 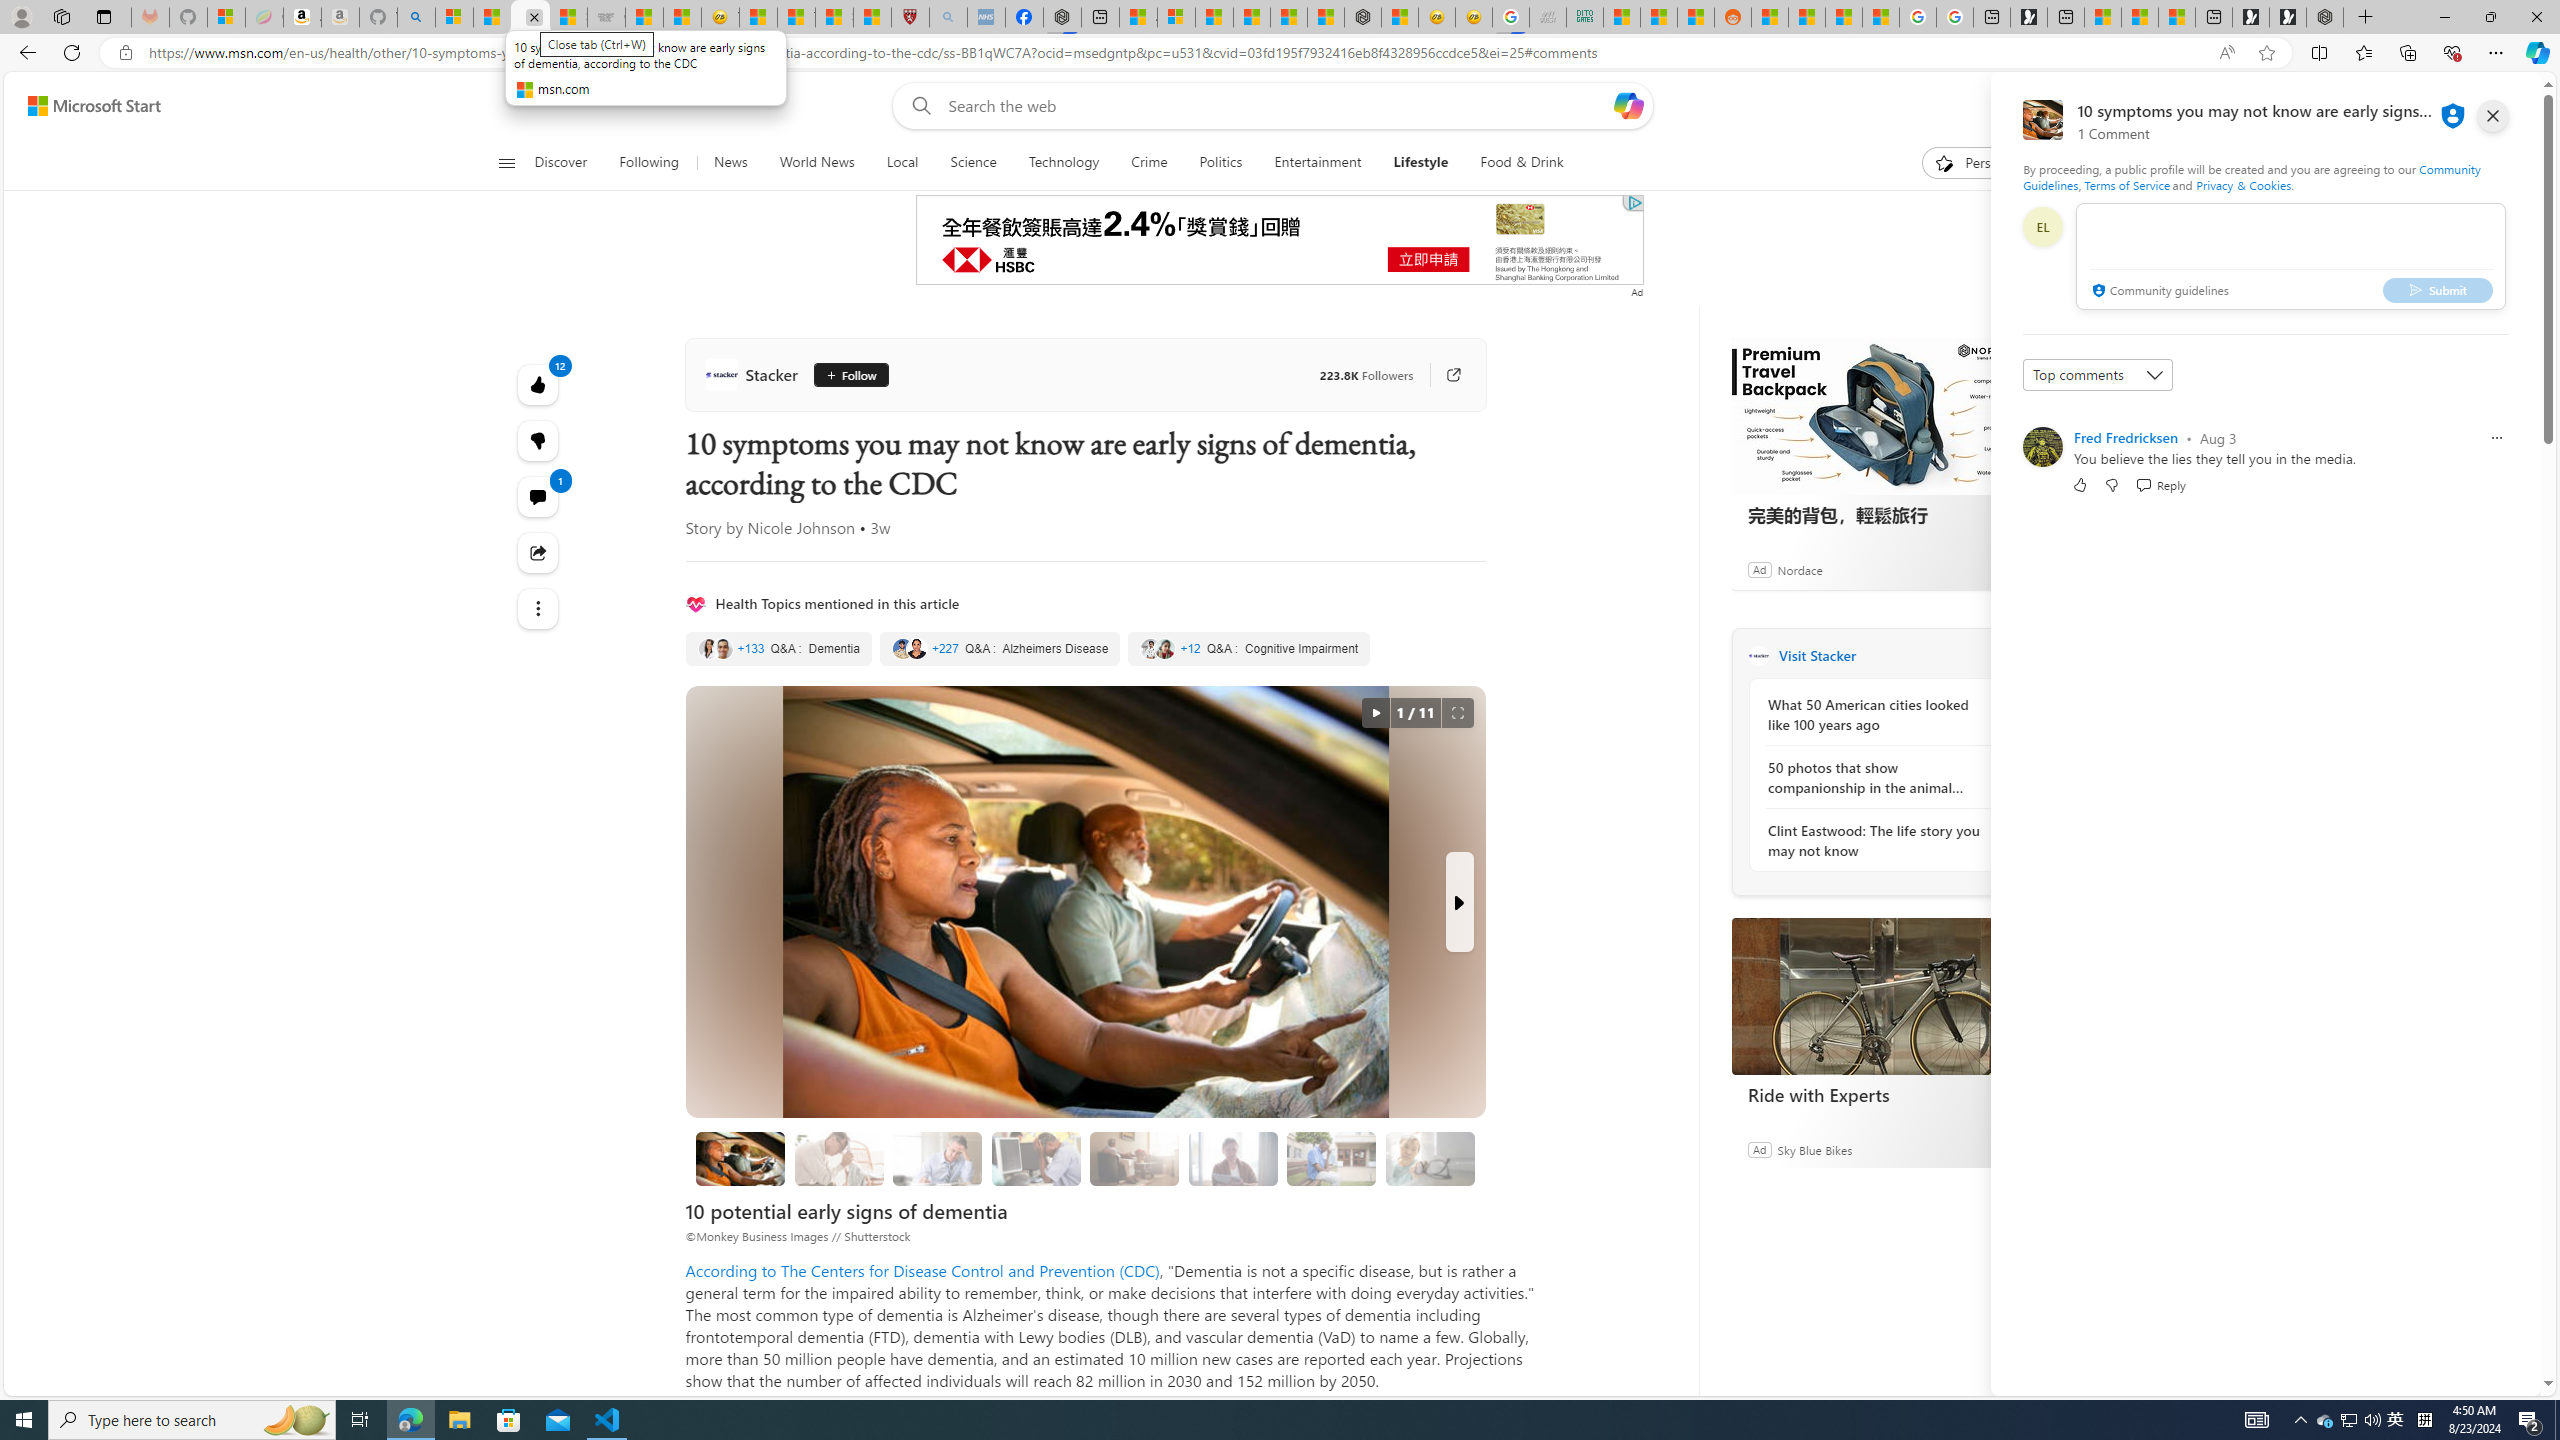 I want to click on 'Follow', so click(x=851, y=375).